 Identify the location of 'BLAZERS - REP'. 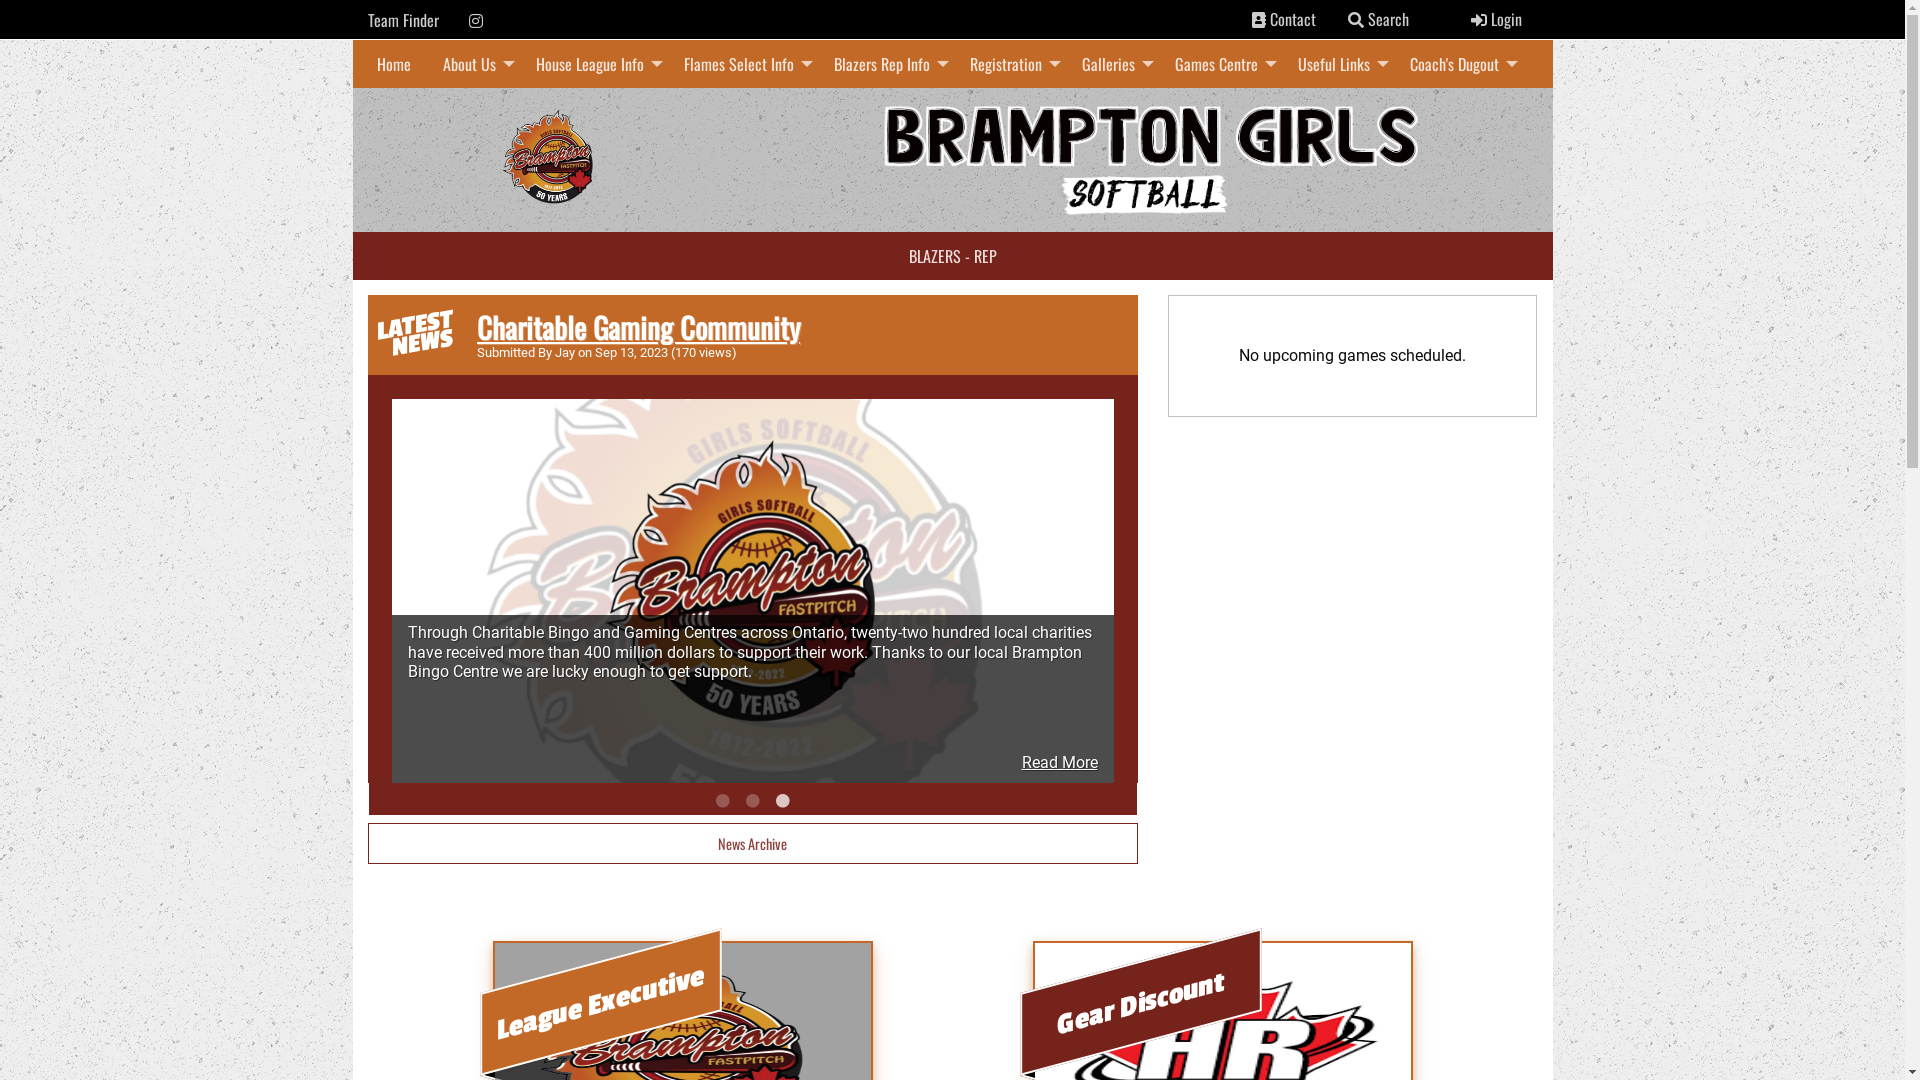
(950, 254).